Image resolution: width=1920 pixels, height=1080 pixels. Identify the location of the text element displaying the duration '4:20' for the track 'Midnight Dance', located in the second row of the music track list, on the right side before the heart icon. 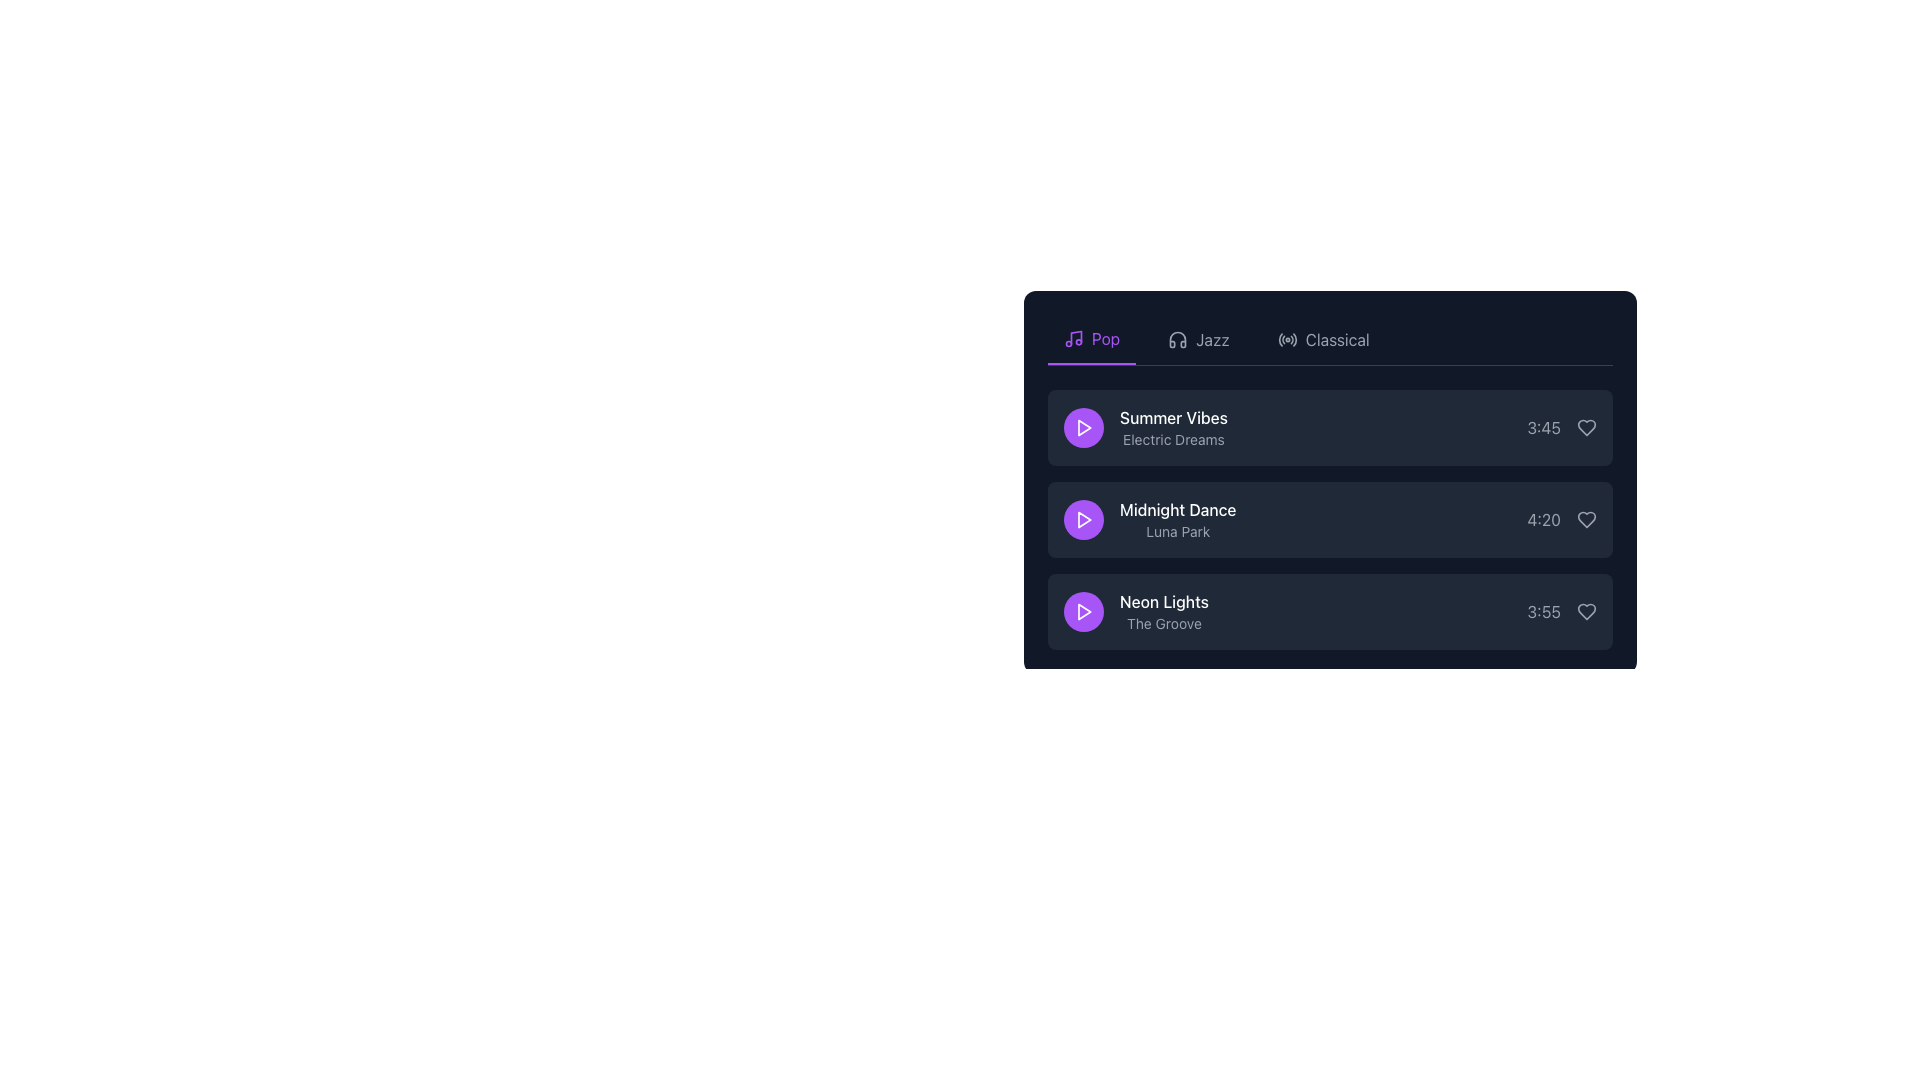
(1543, 519).